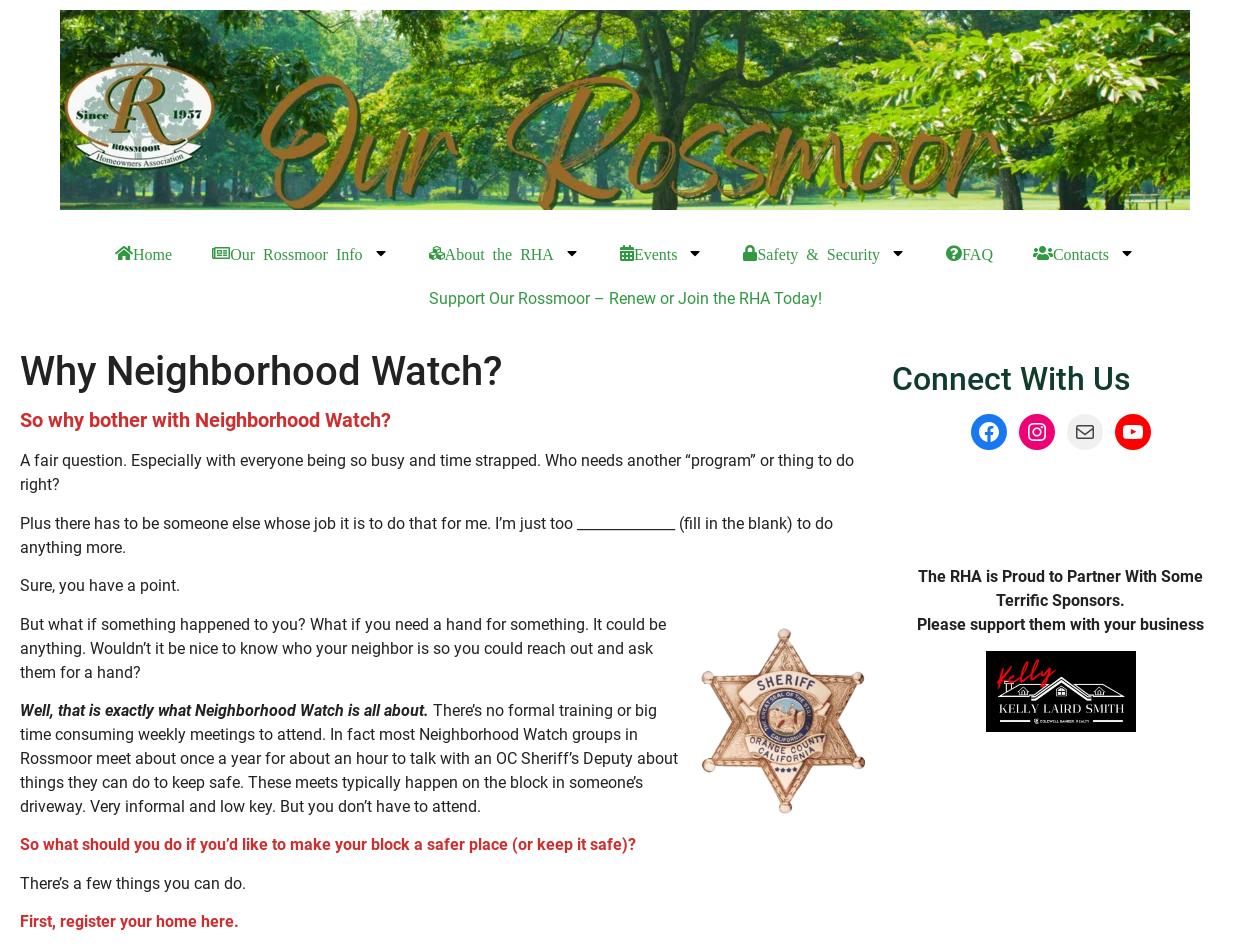 This screenshot has height=952, width=1250. Describe the element at coordinates (225, 709) in the screenshot. I see `'Well, that is exactly what Neighborhood Watch is all about.'` at that location.